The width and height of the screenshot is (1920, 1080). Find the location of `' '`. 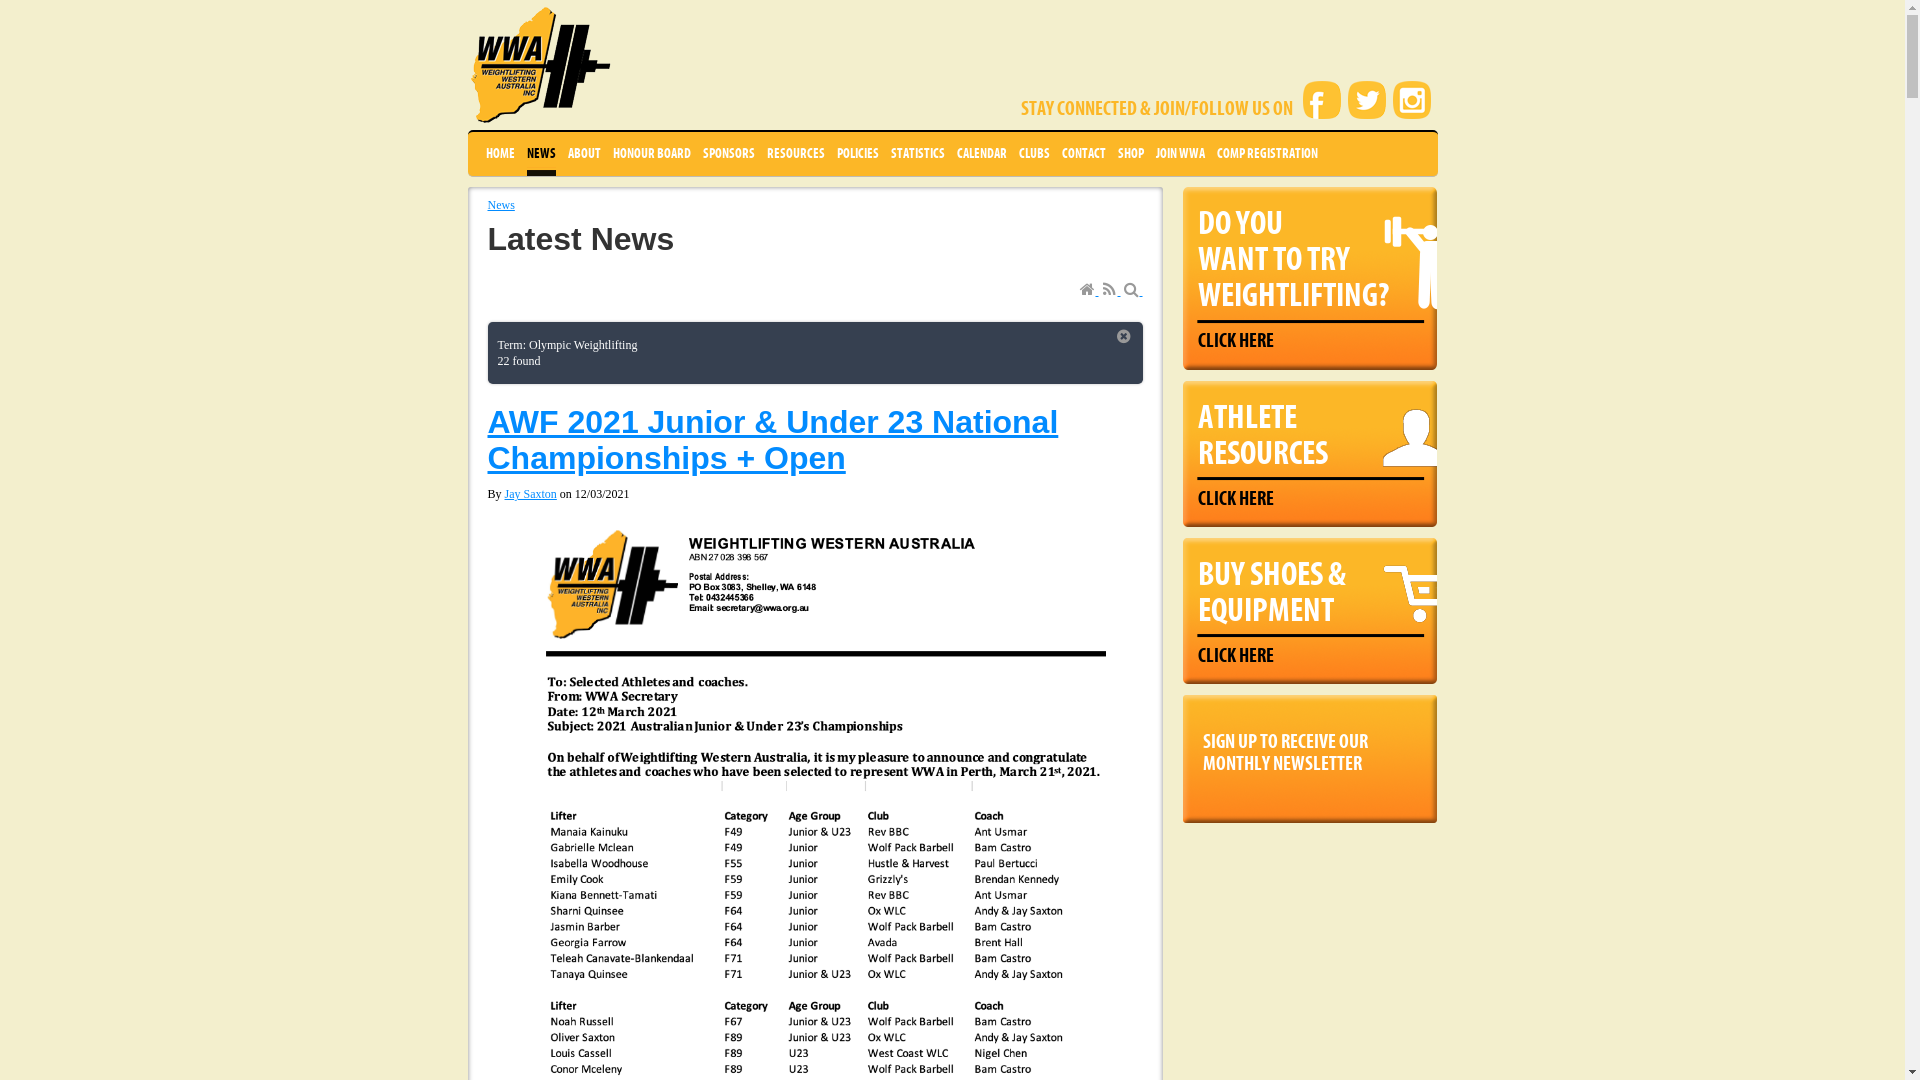

' ' is located at coordinates (1088, 290).